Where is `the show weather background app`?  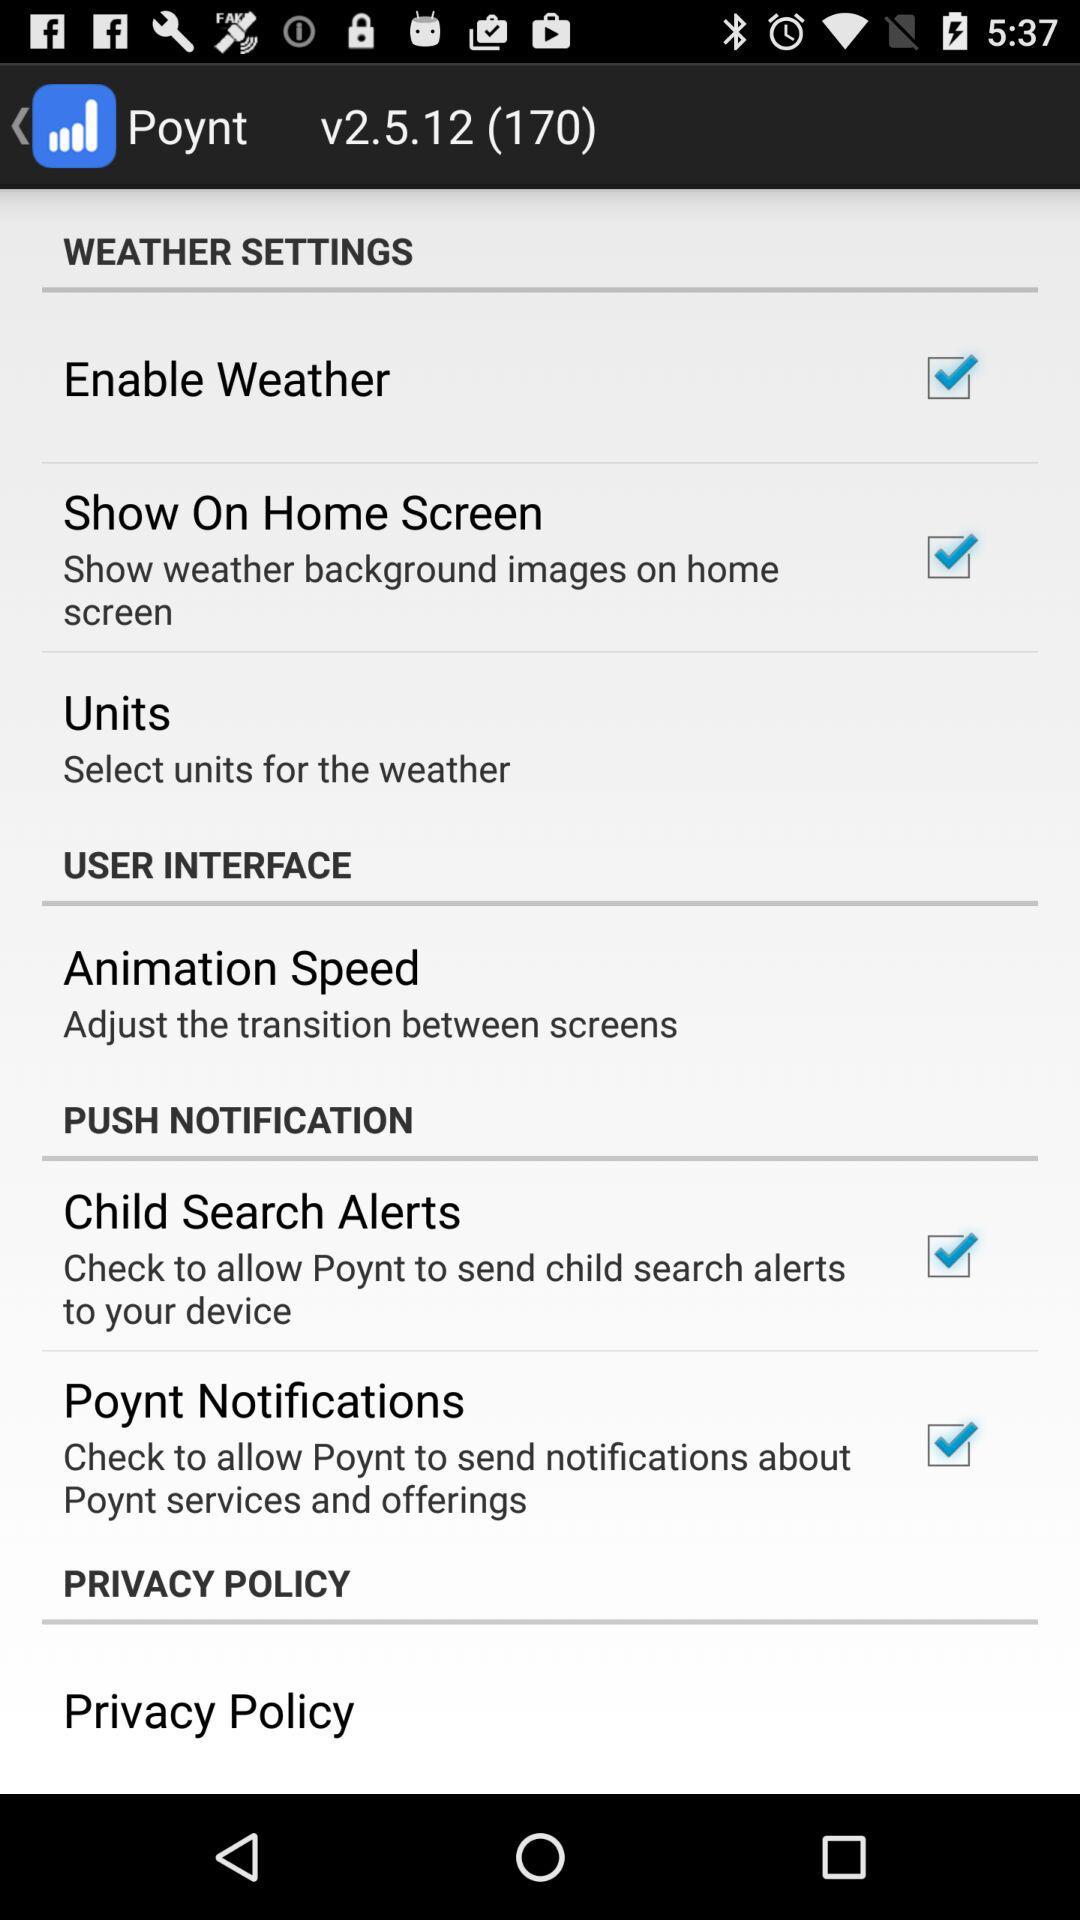
the show weather background app is located at coordinates (463, 588).